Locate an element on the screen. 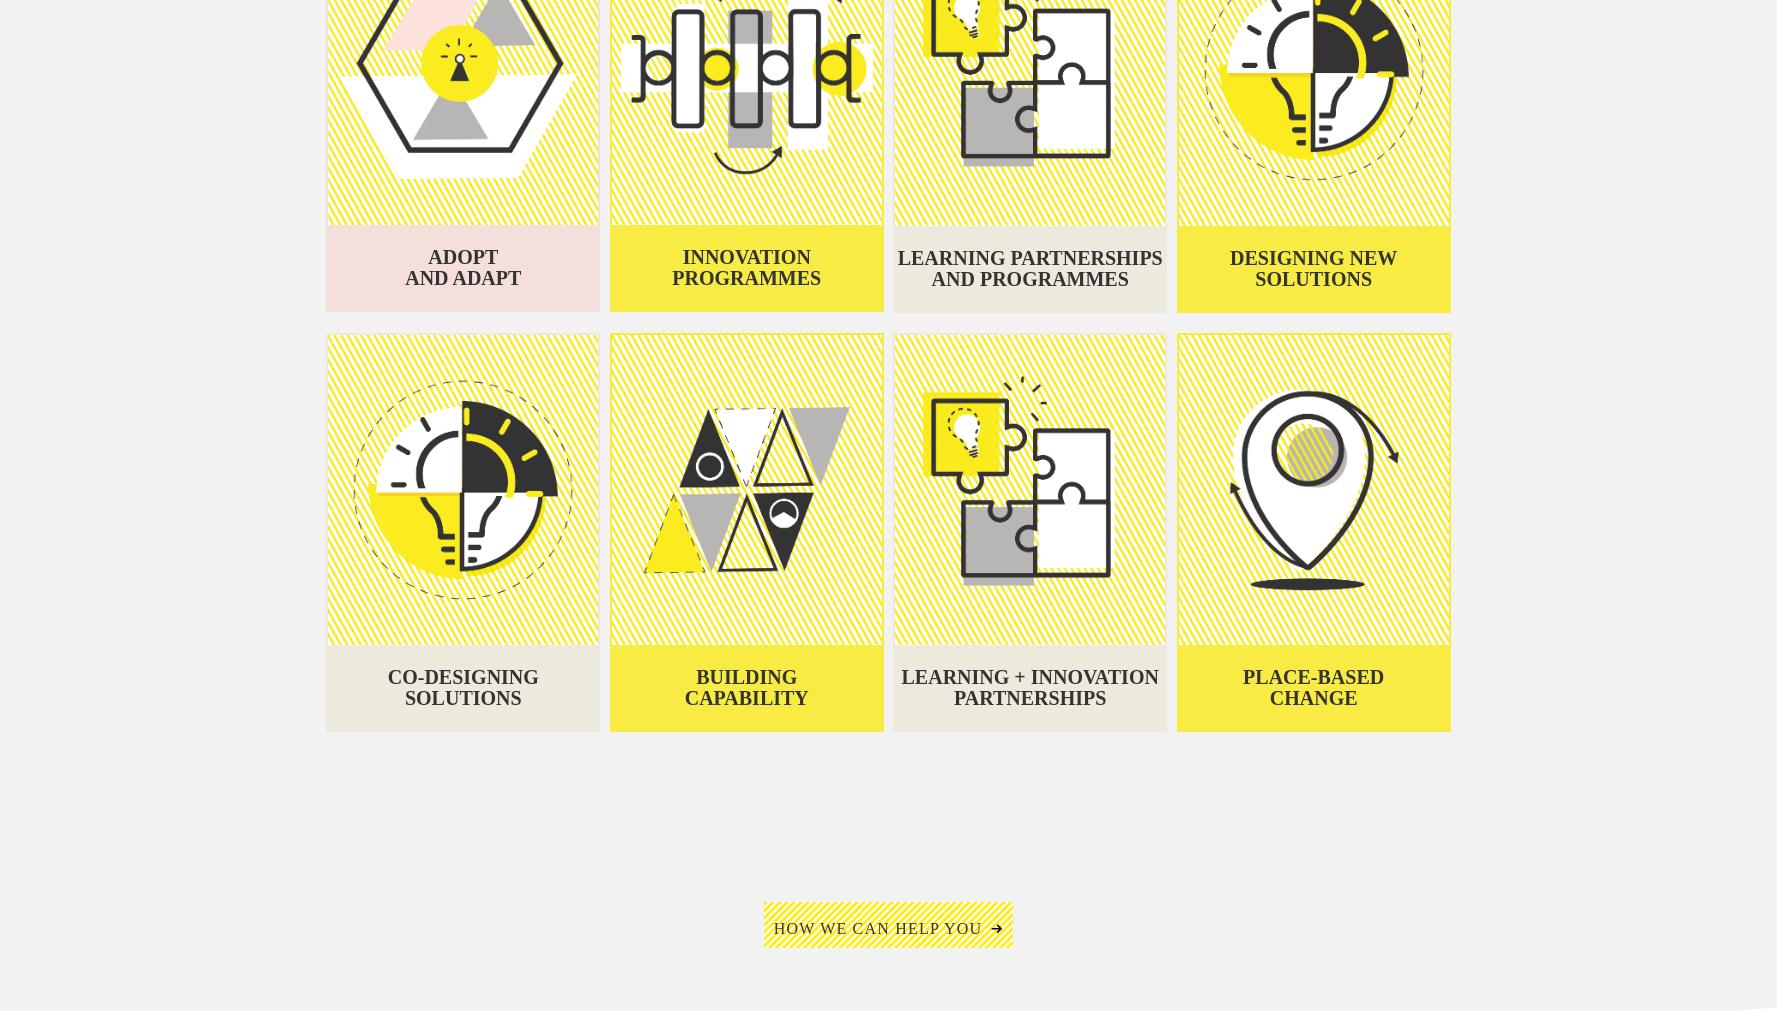 The width and height of the screenshot is (1777, 1011). 'Adopt' is located at coordinates (462, 256).